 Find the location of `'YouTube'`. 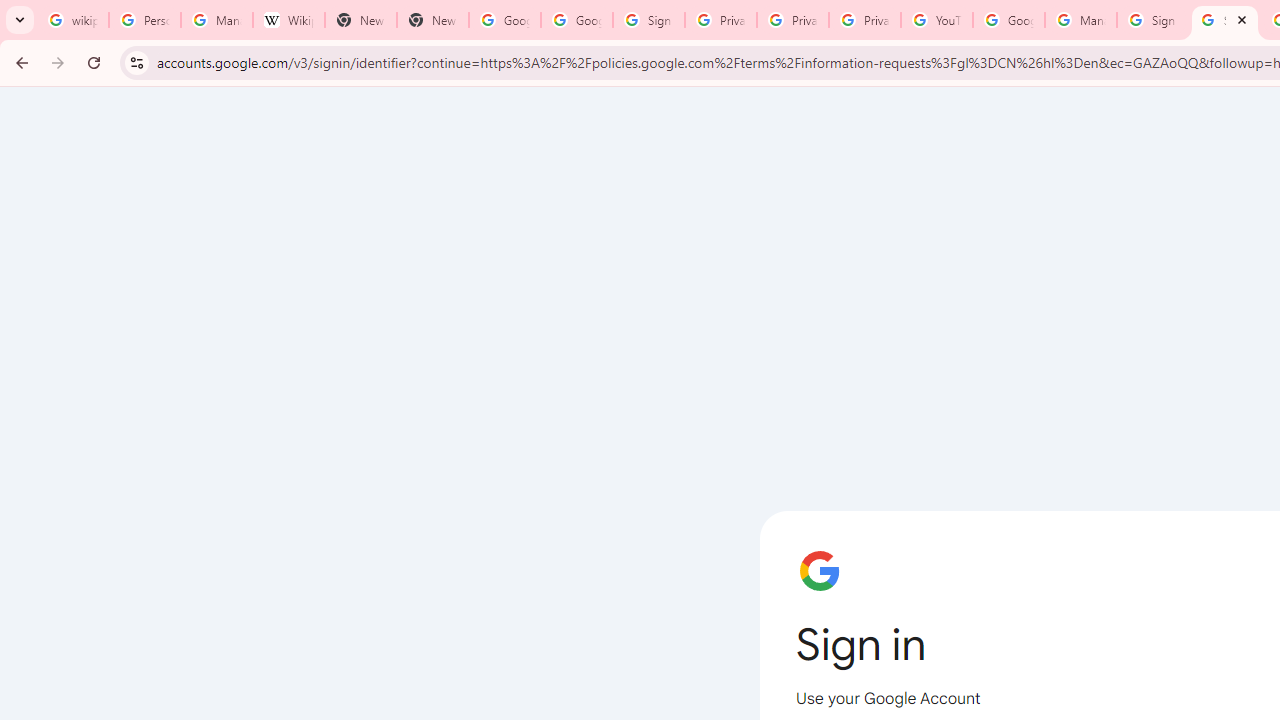

'YouTube' is located at coordinates (935, 20).